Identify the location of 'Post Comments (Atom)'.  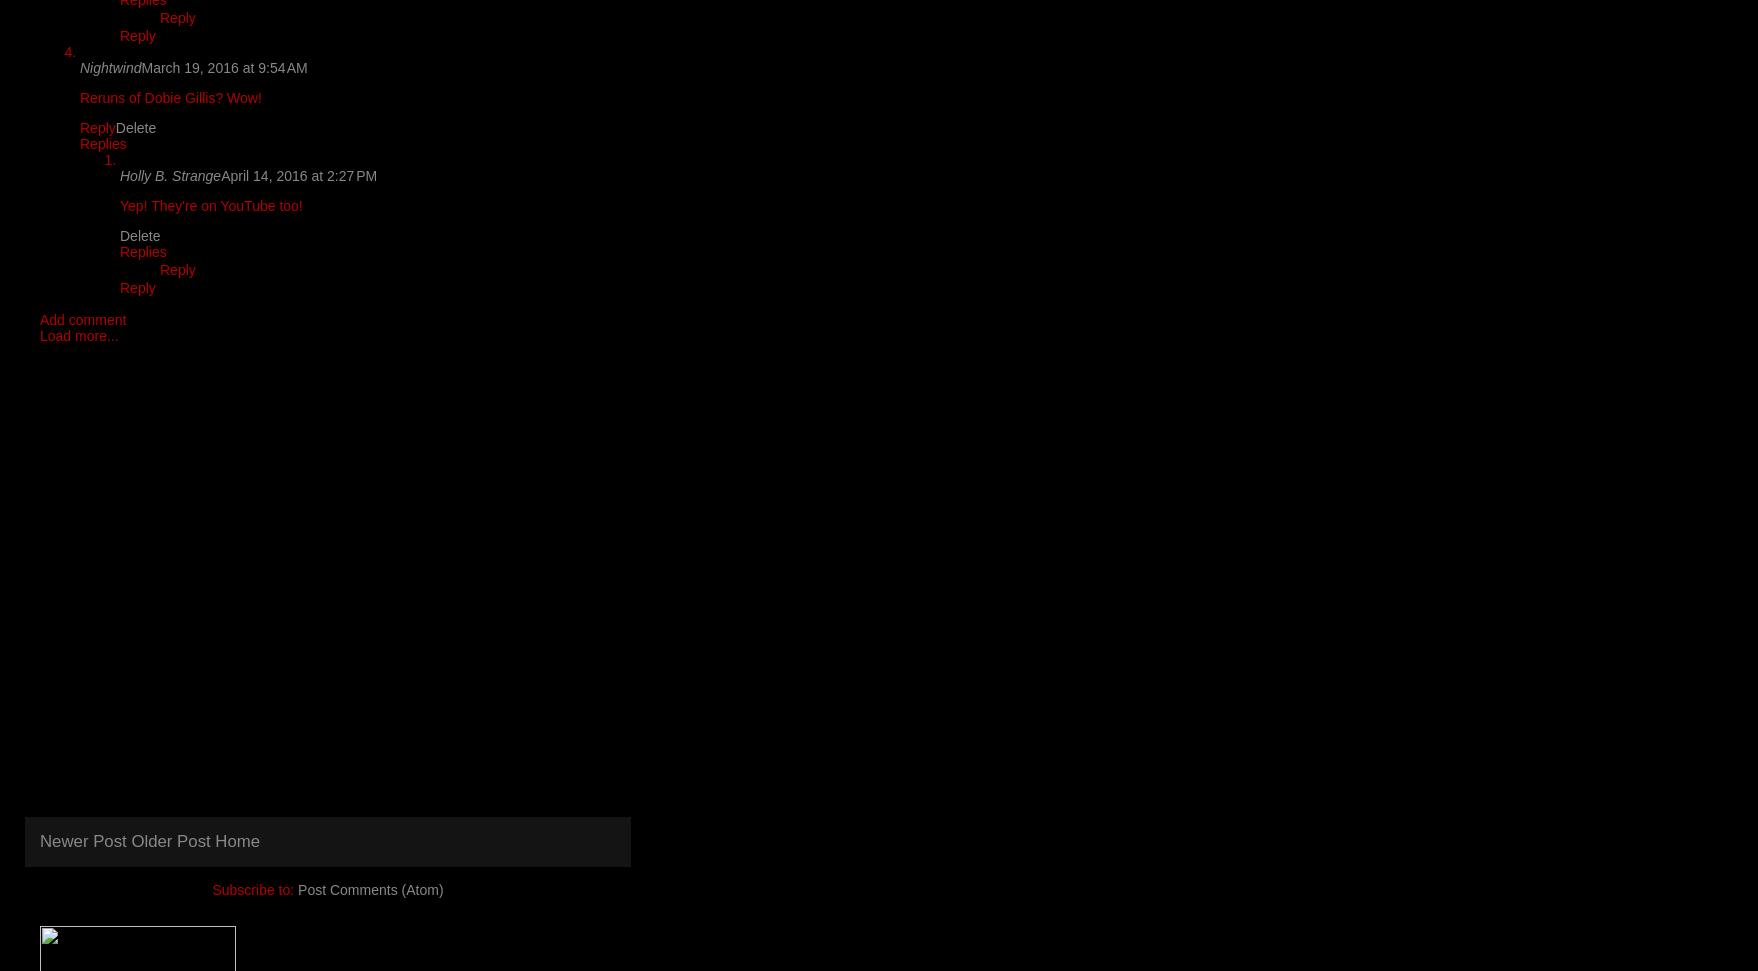
(297, 890).